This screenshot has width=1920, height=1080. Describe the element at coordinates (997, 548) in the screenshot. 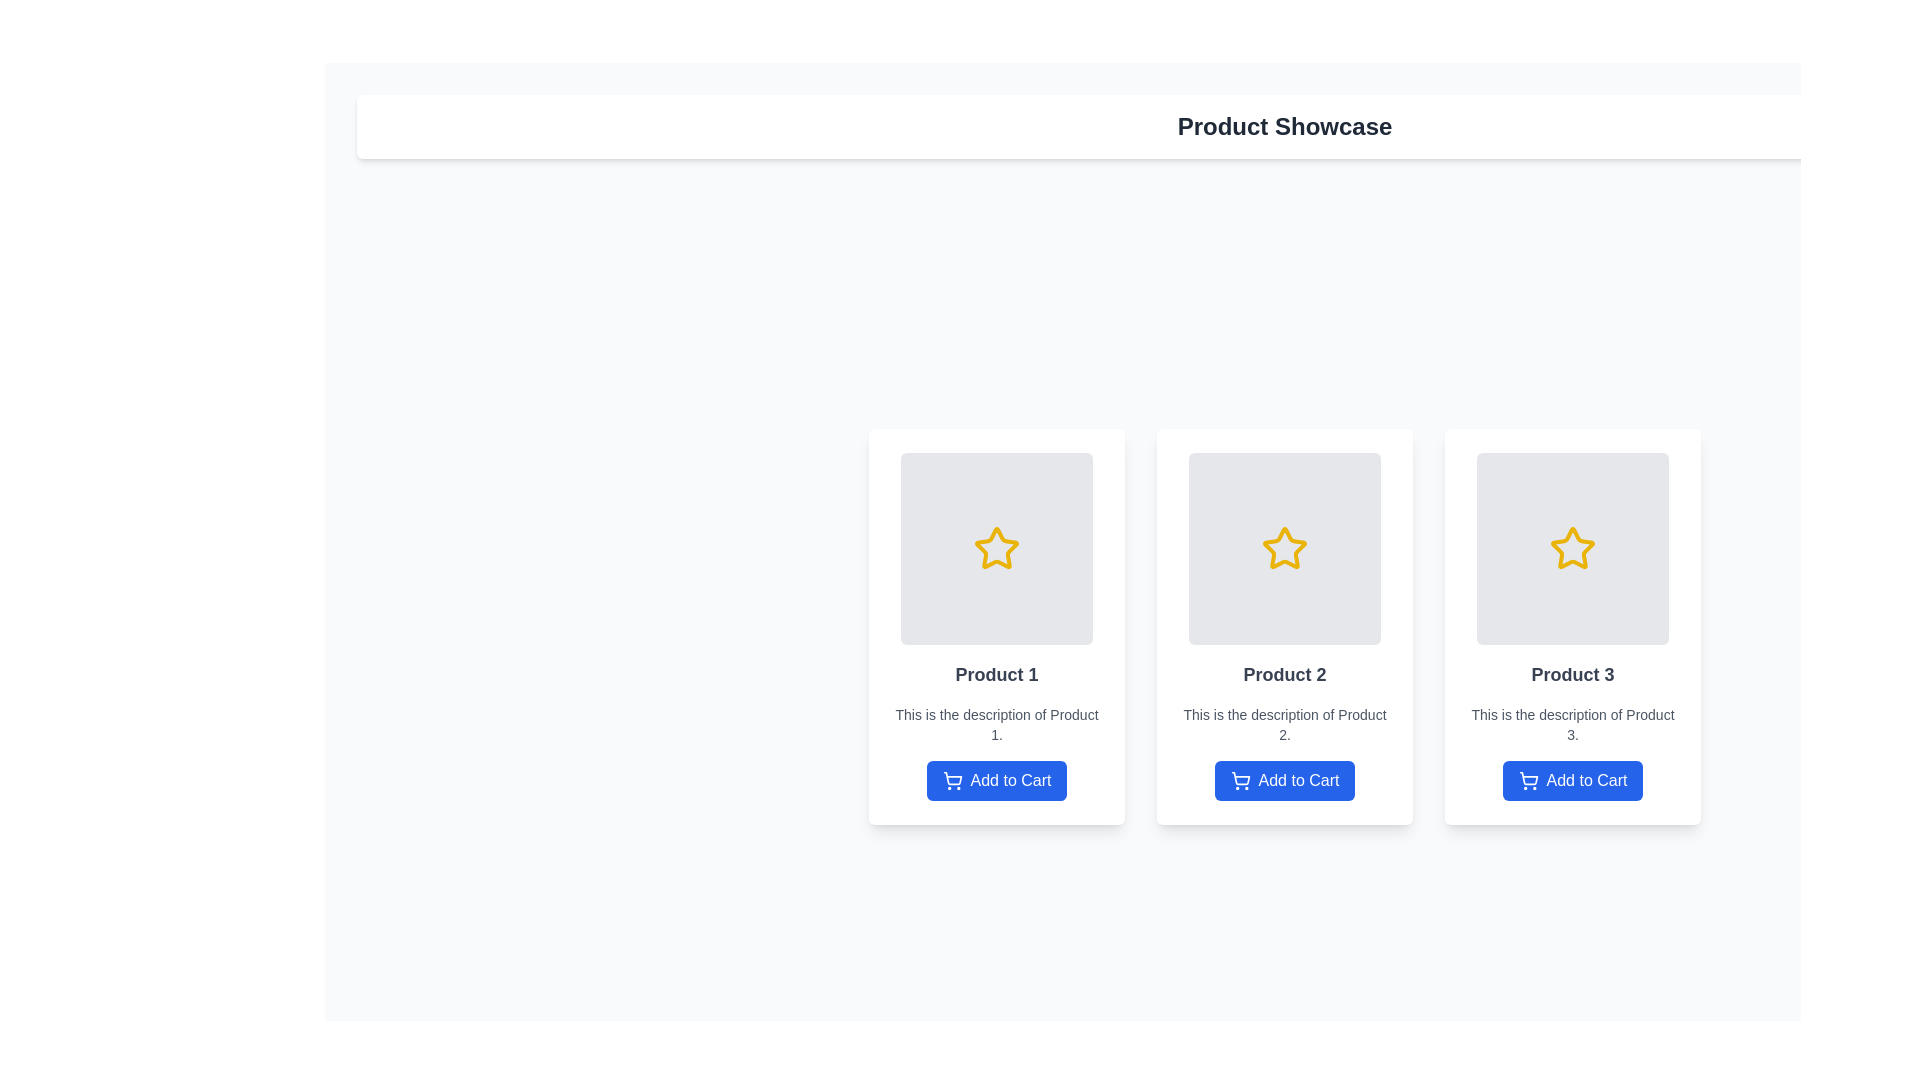

I see `the yellow star icon located in the 'Product 1' card, which is the first card among three similar cards arranged horizontally on the page` at that location.